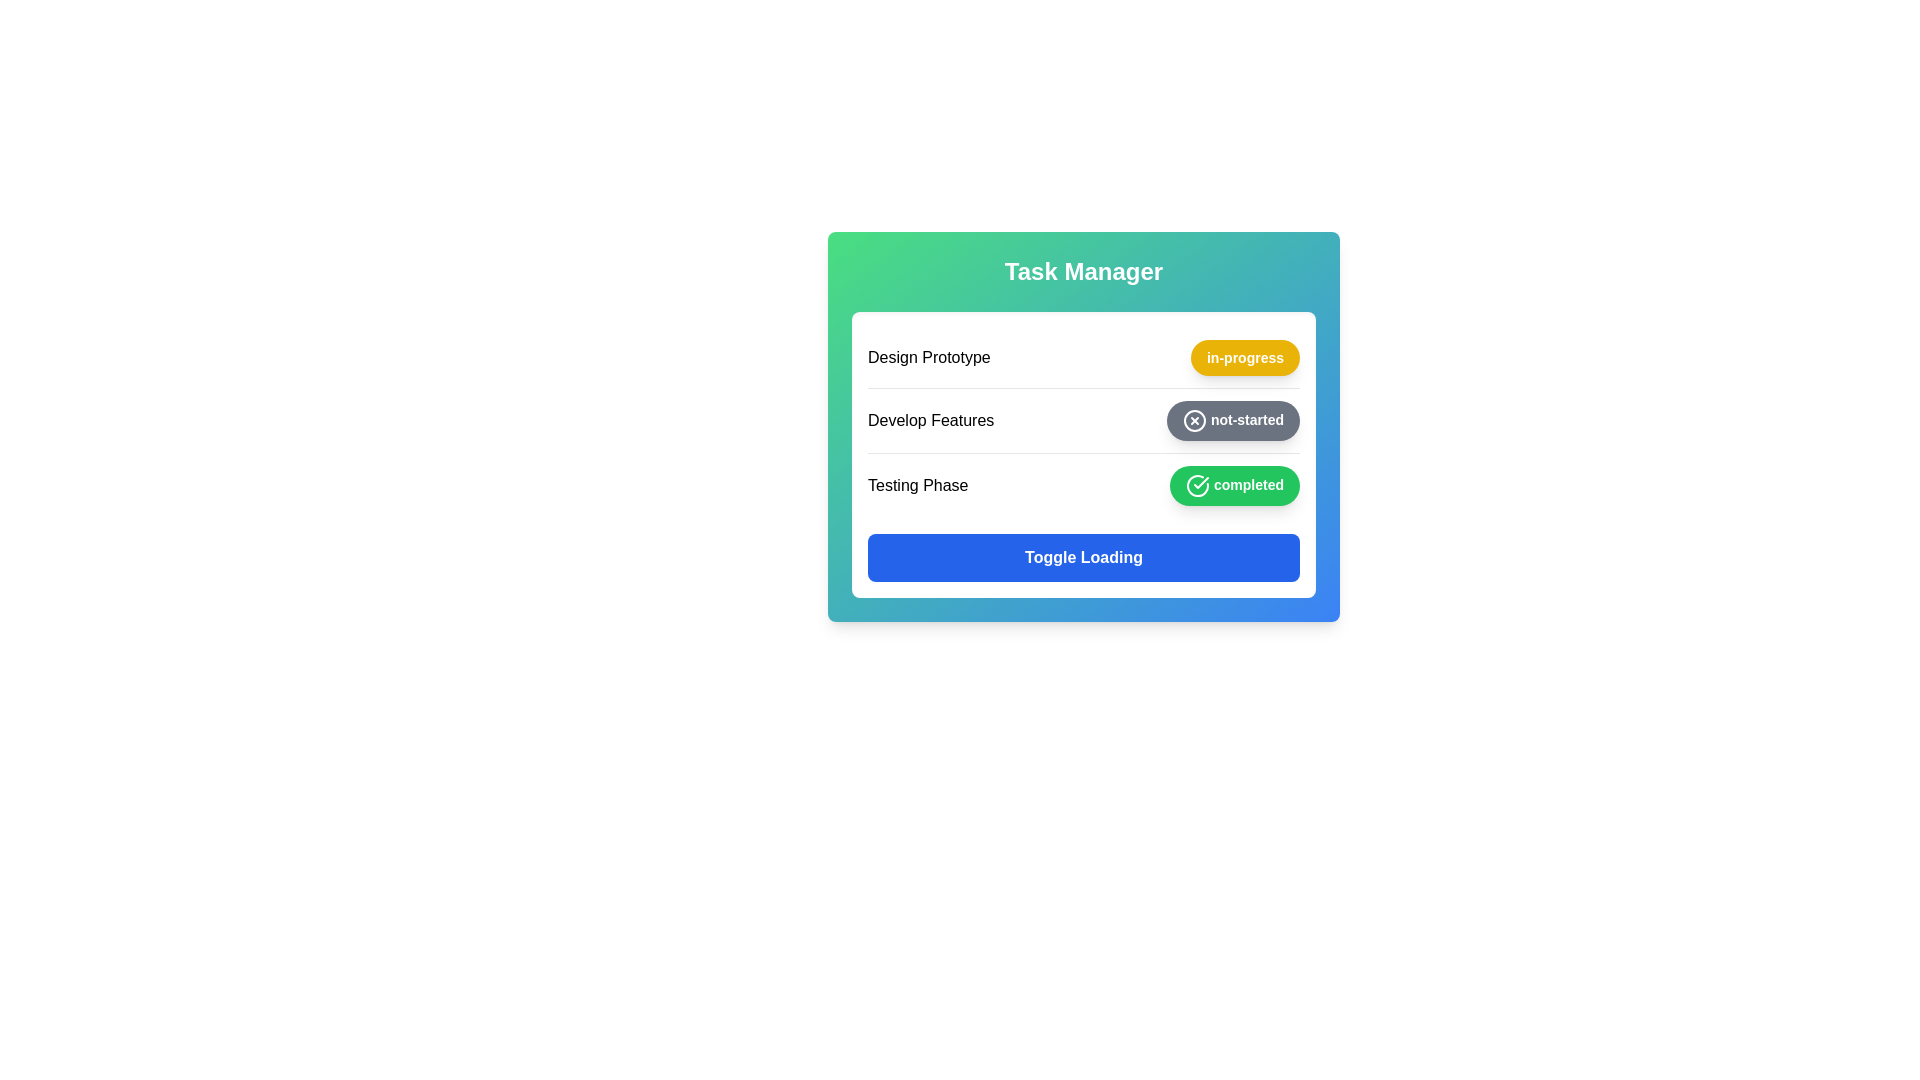 The image size is (1920, 1080). Describe the element at coordinates (1083, 558) in the screenshot. I see `the 'Toggle Loading' button` at that location.